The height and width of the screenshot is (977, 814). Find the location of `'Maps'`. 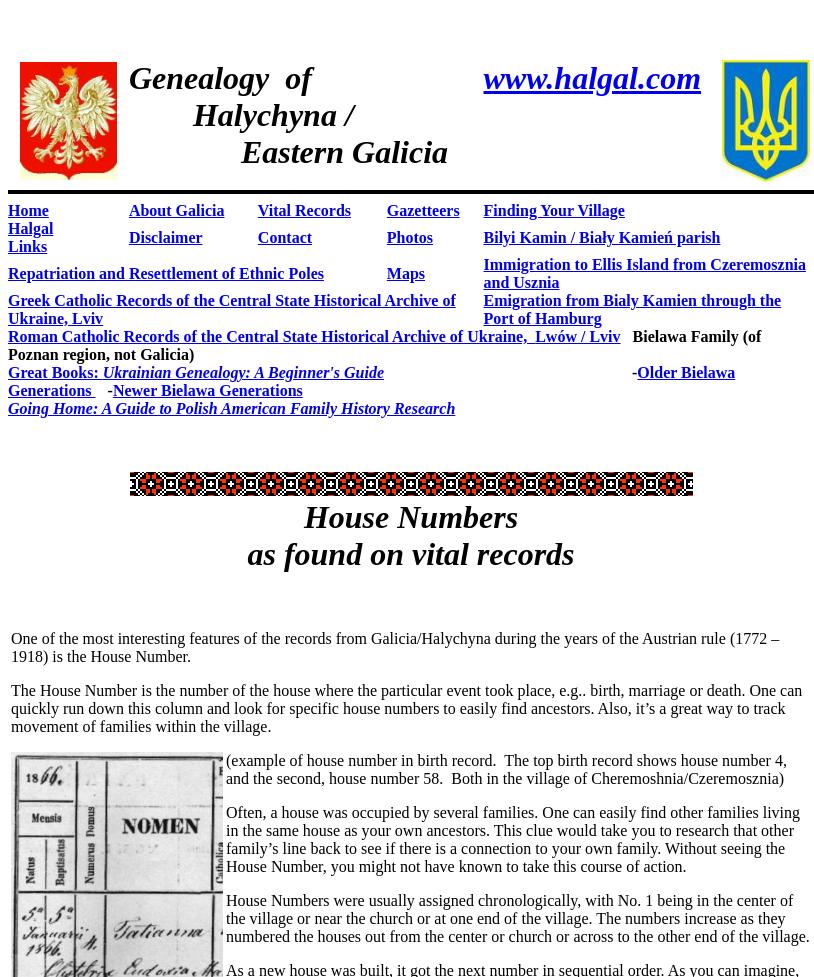

'Maps' is located at coordinates (405, 272).